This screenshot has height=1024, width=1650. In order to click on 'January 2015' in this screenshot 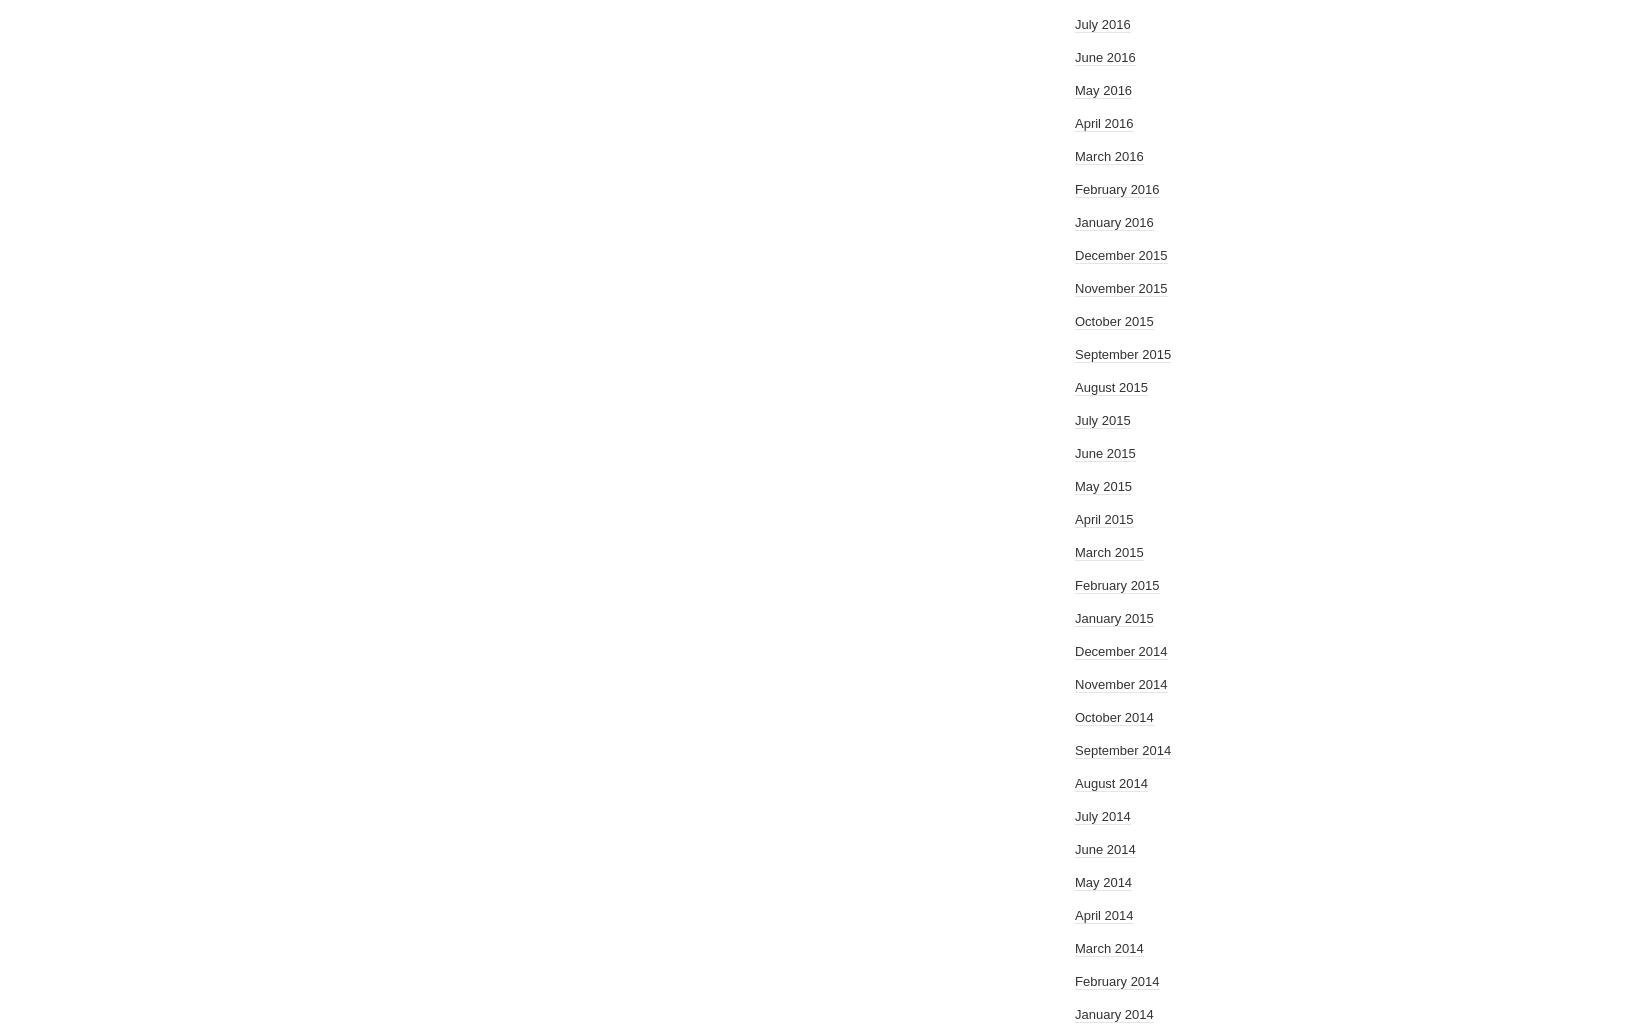, I will do `click(1074, 618)`.